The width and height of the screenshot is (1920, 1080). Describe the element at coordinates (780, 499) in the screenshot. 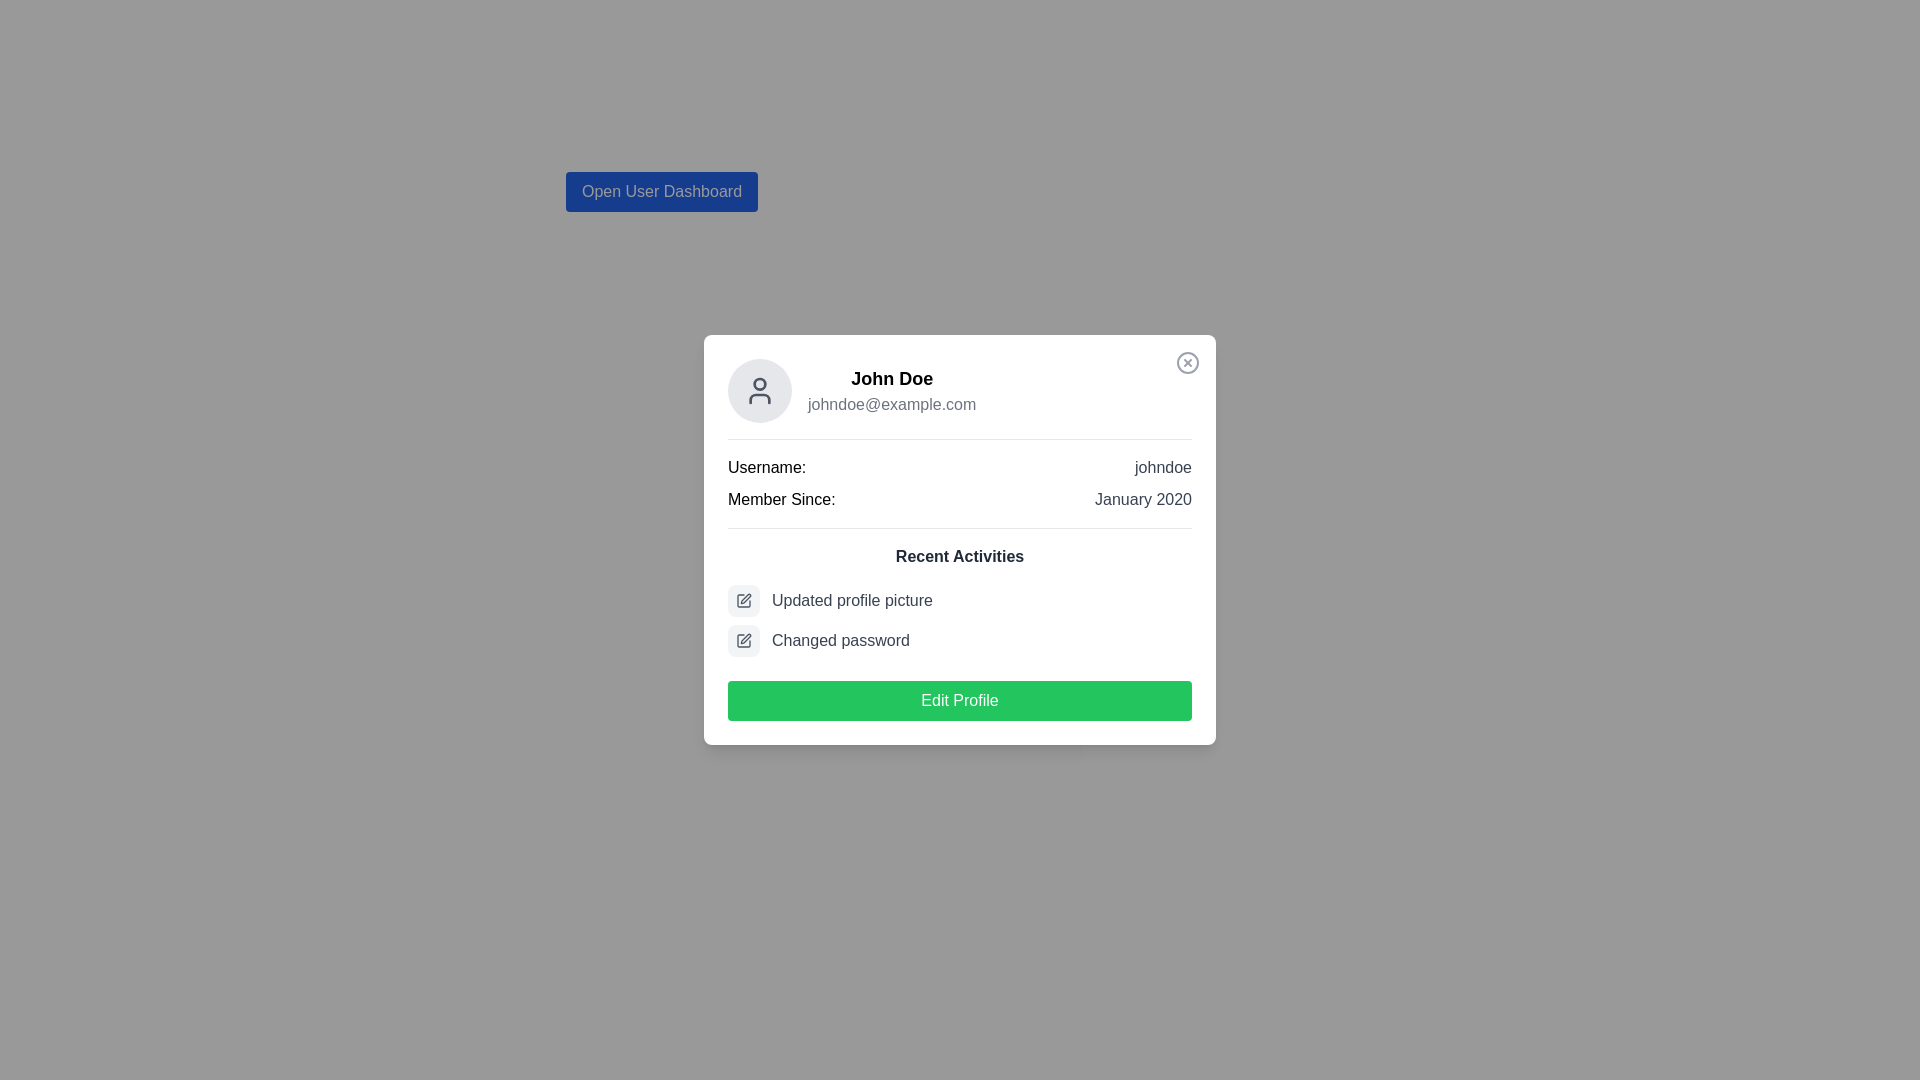

I see `the text label that reads 'Member Since:' within the user profile card panel` at that location.